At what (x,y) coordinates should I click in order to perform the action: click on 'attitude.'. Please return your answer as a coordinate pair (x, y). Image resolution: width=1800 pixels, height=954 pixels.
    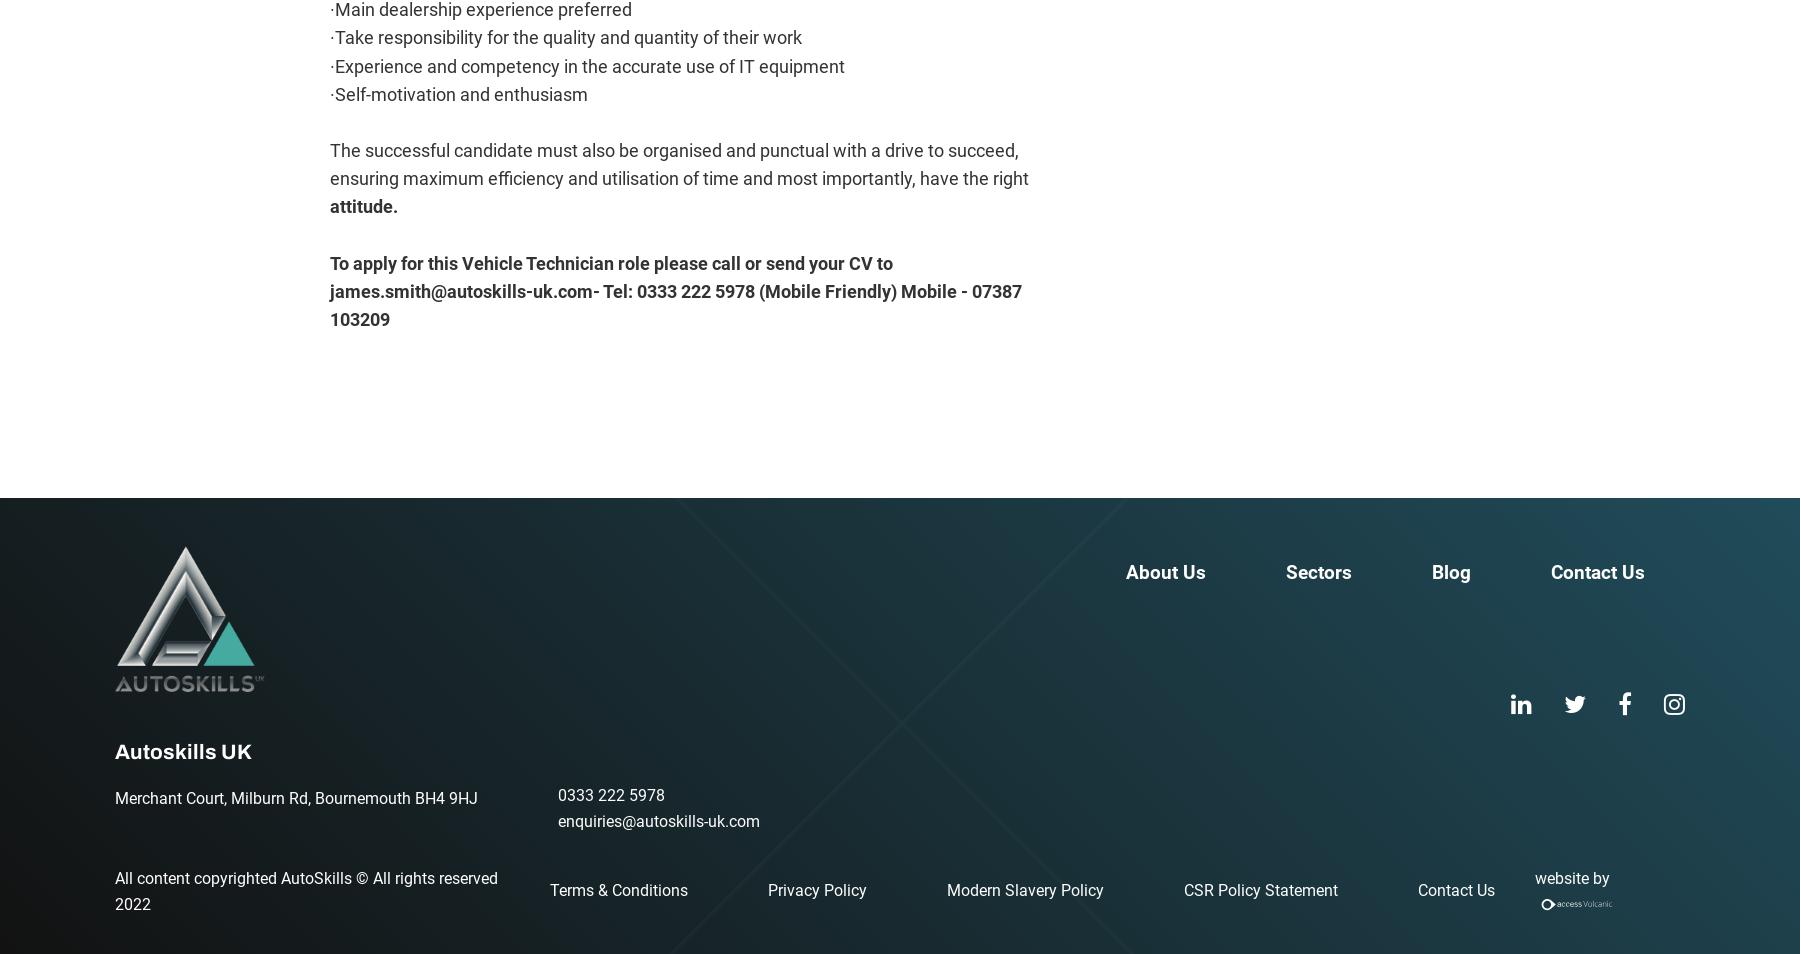
    Looking at the image, I should click on (363, 206).